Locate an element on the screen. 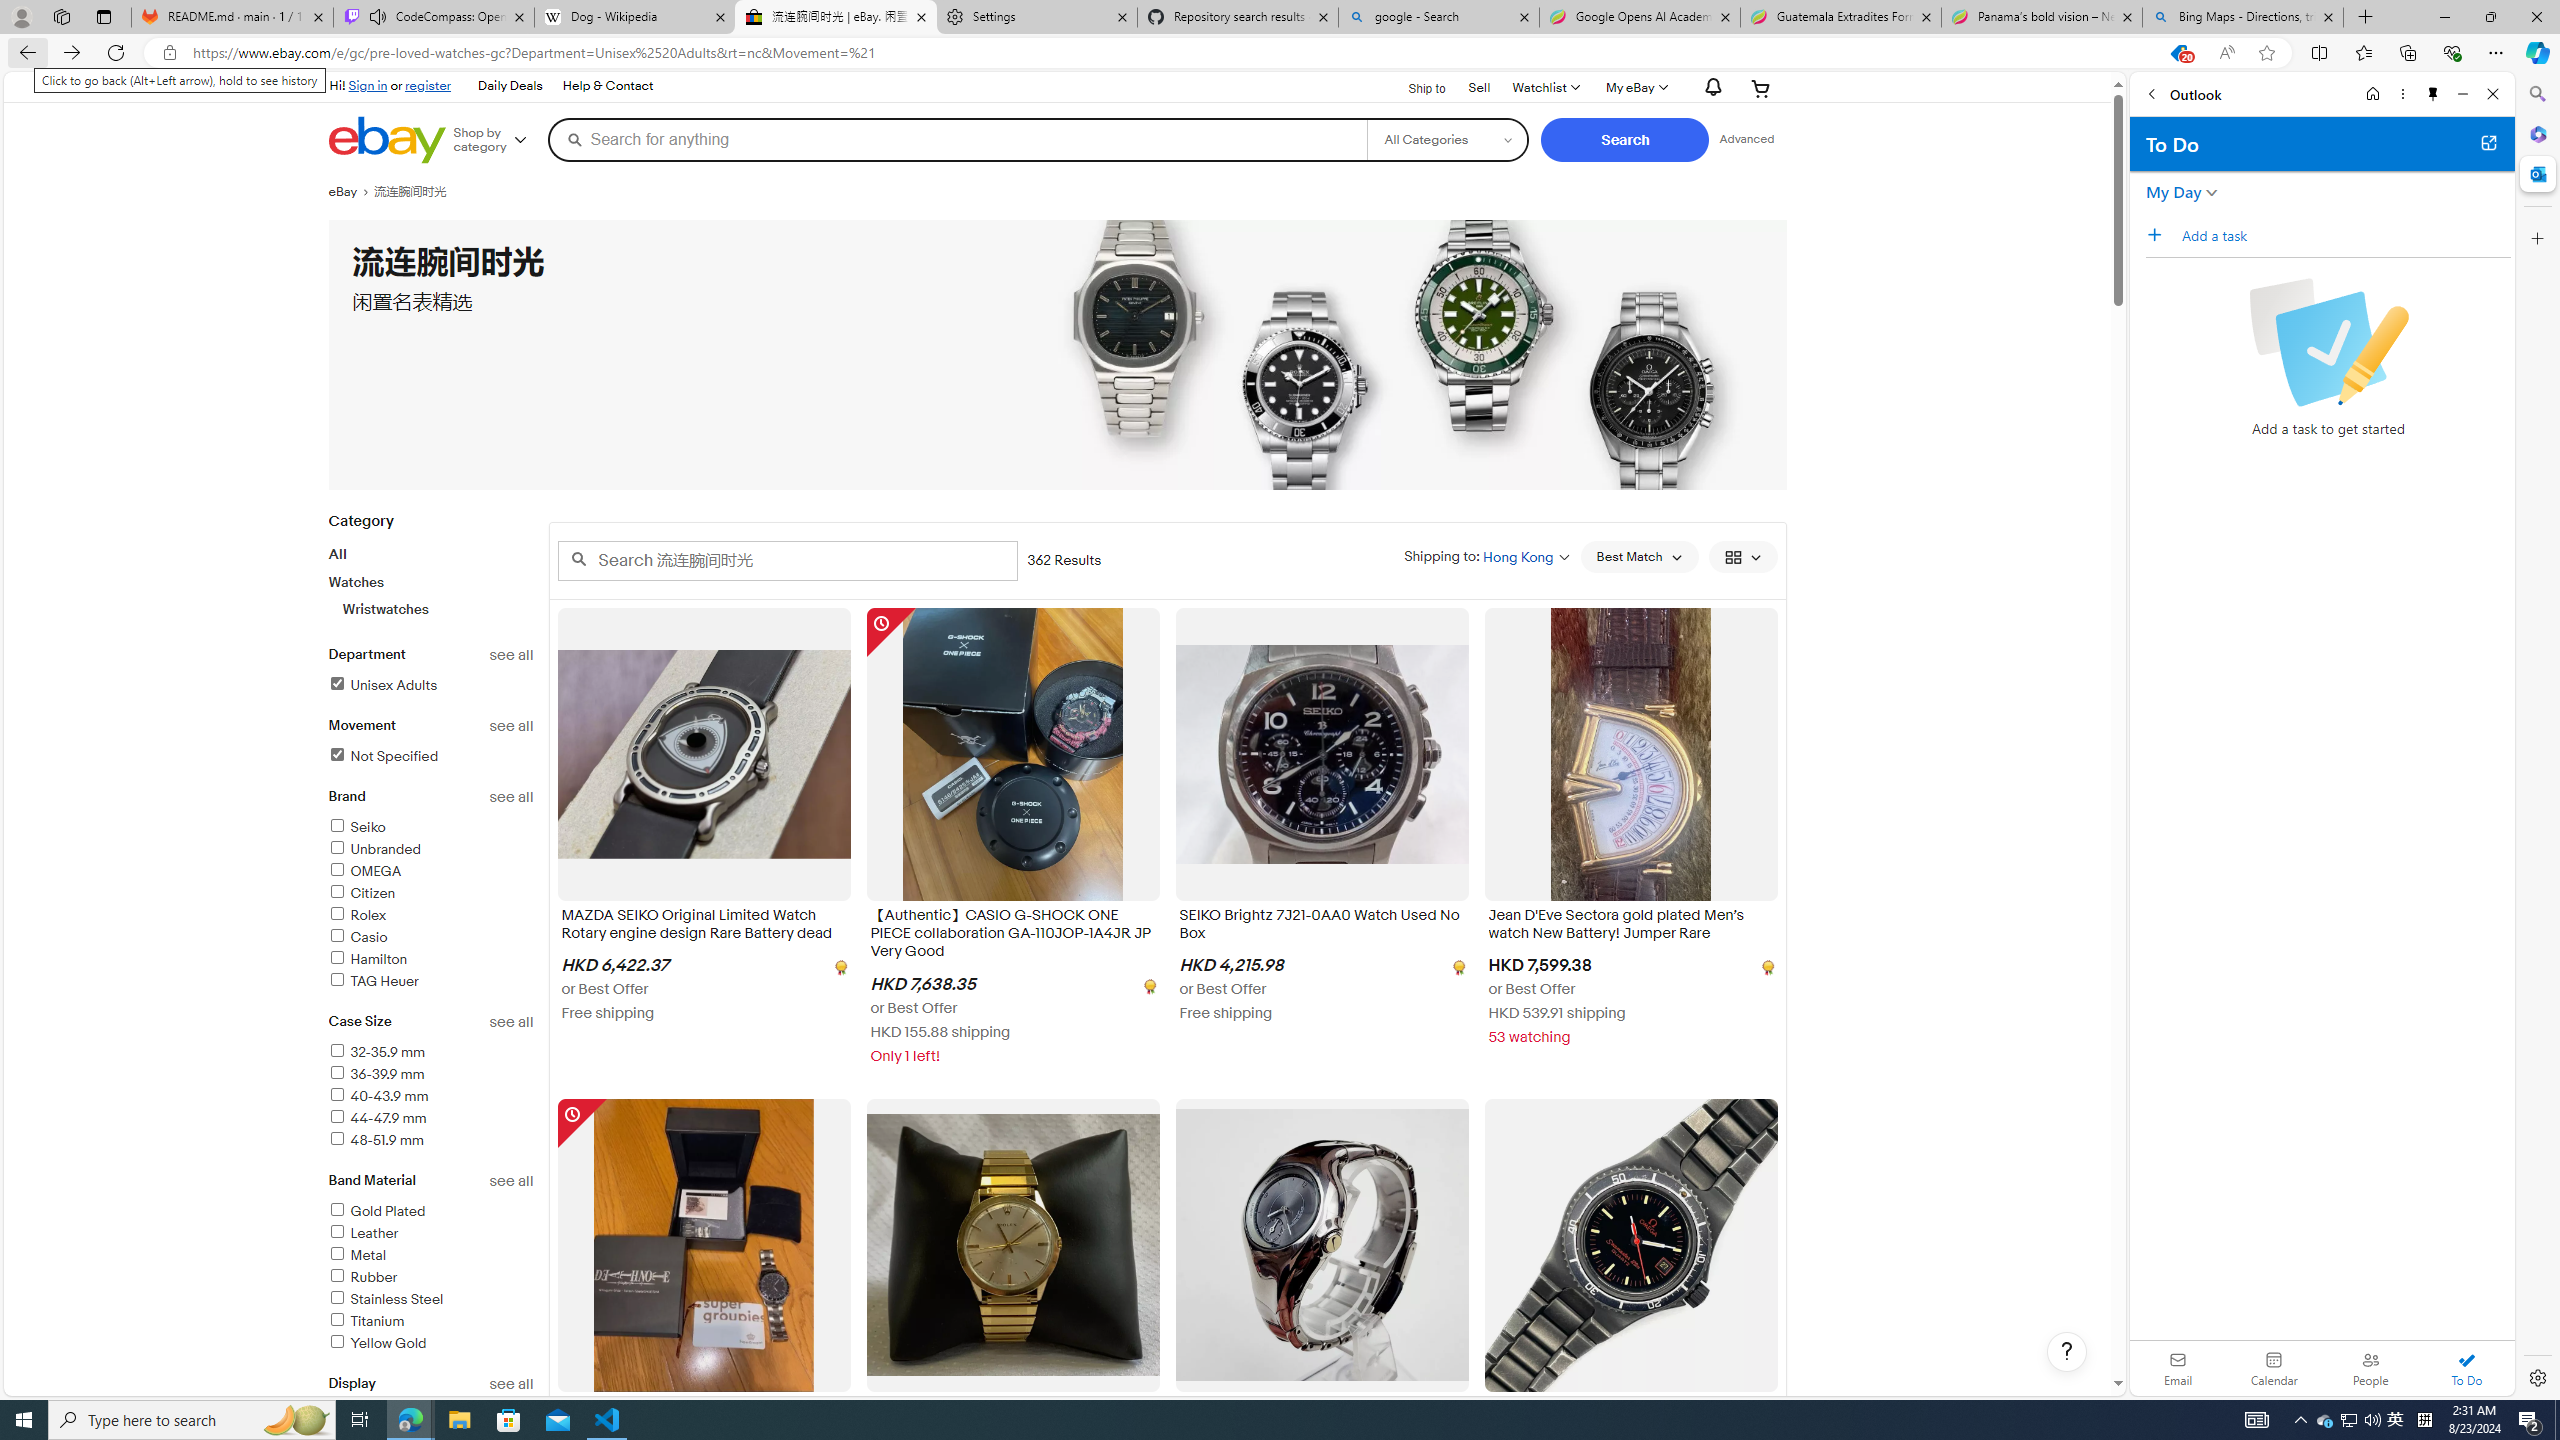 The height and width of the screenshot is (1440, 2560). 'People' is located at coordinates (2369, 1367).